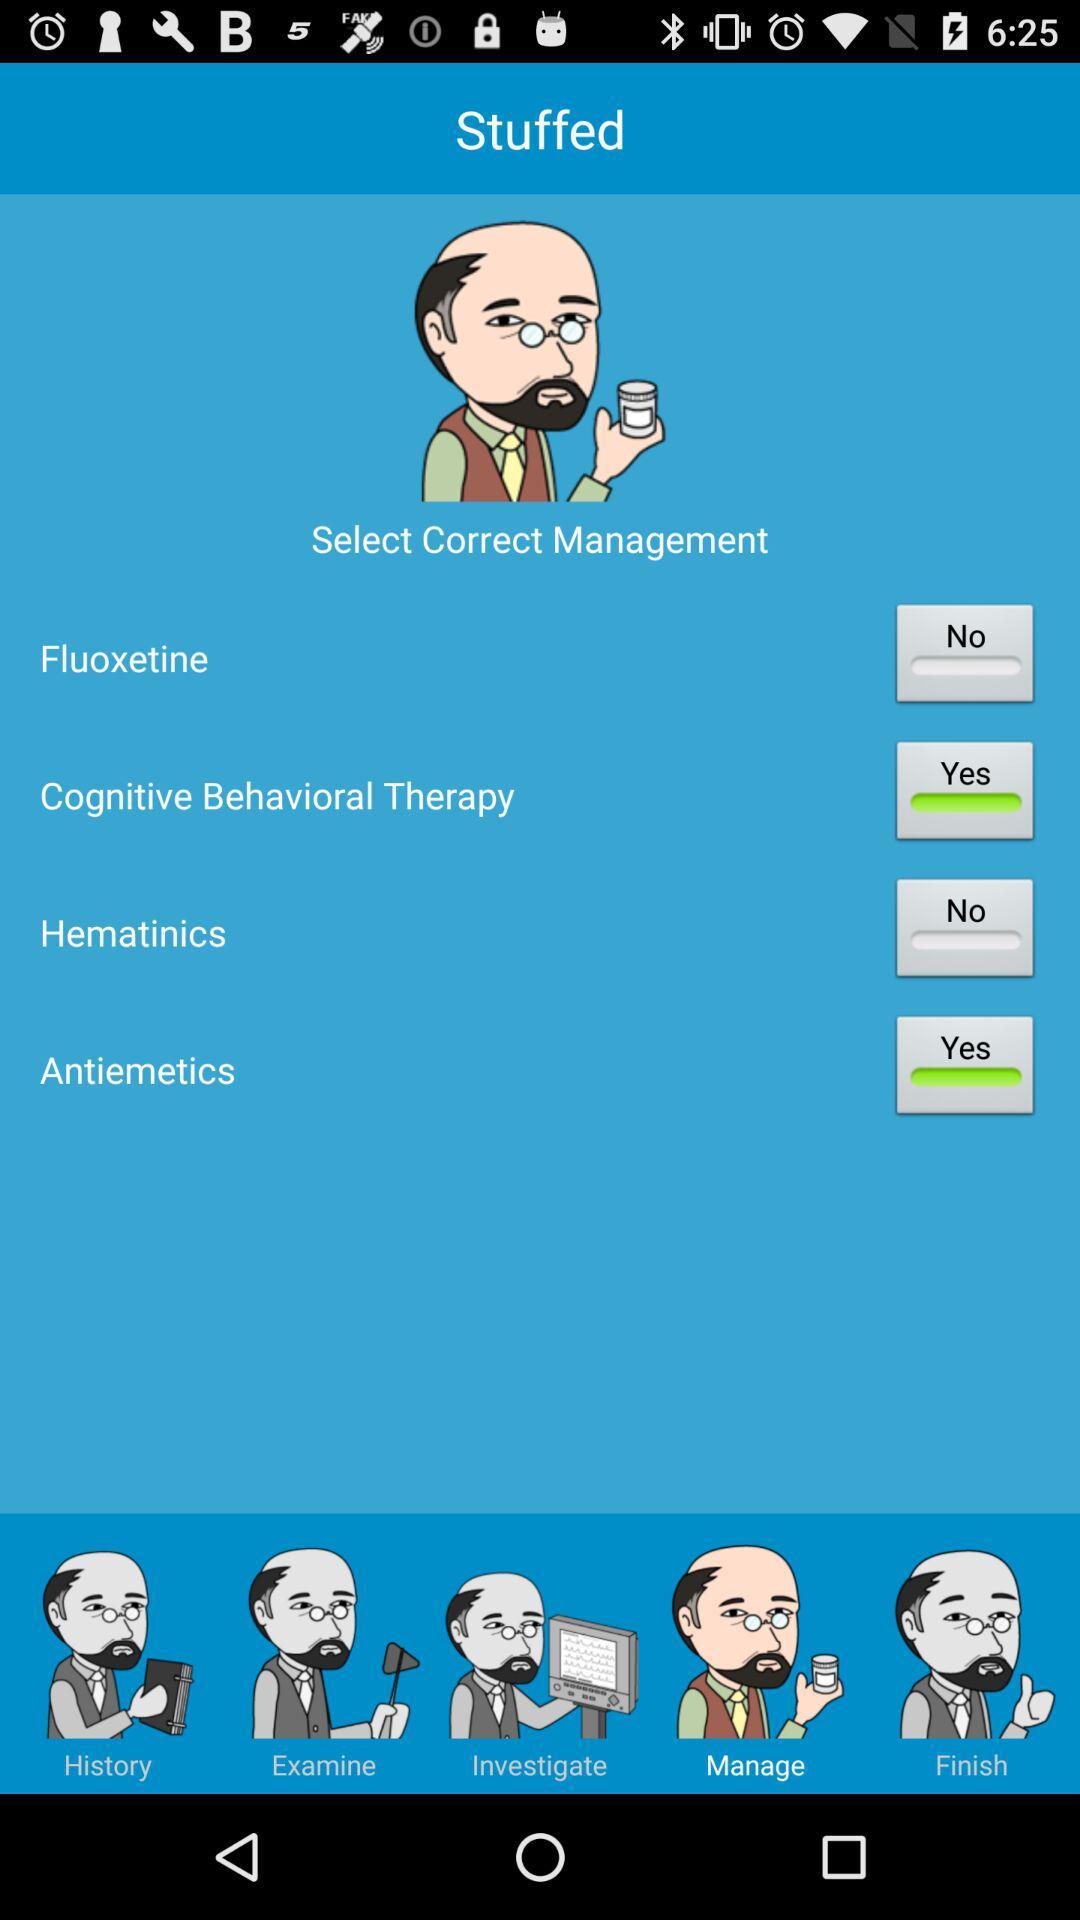  Describe the element at coordinates (108, 1653) in the screenshot. I see `the icon below antiemetics` at that location.